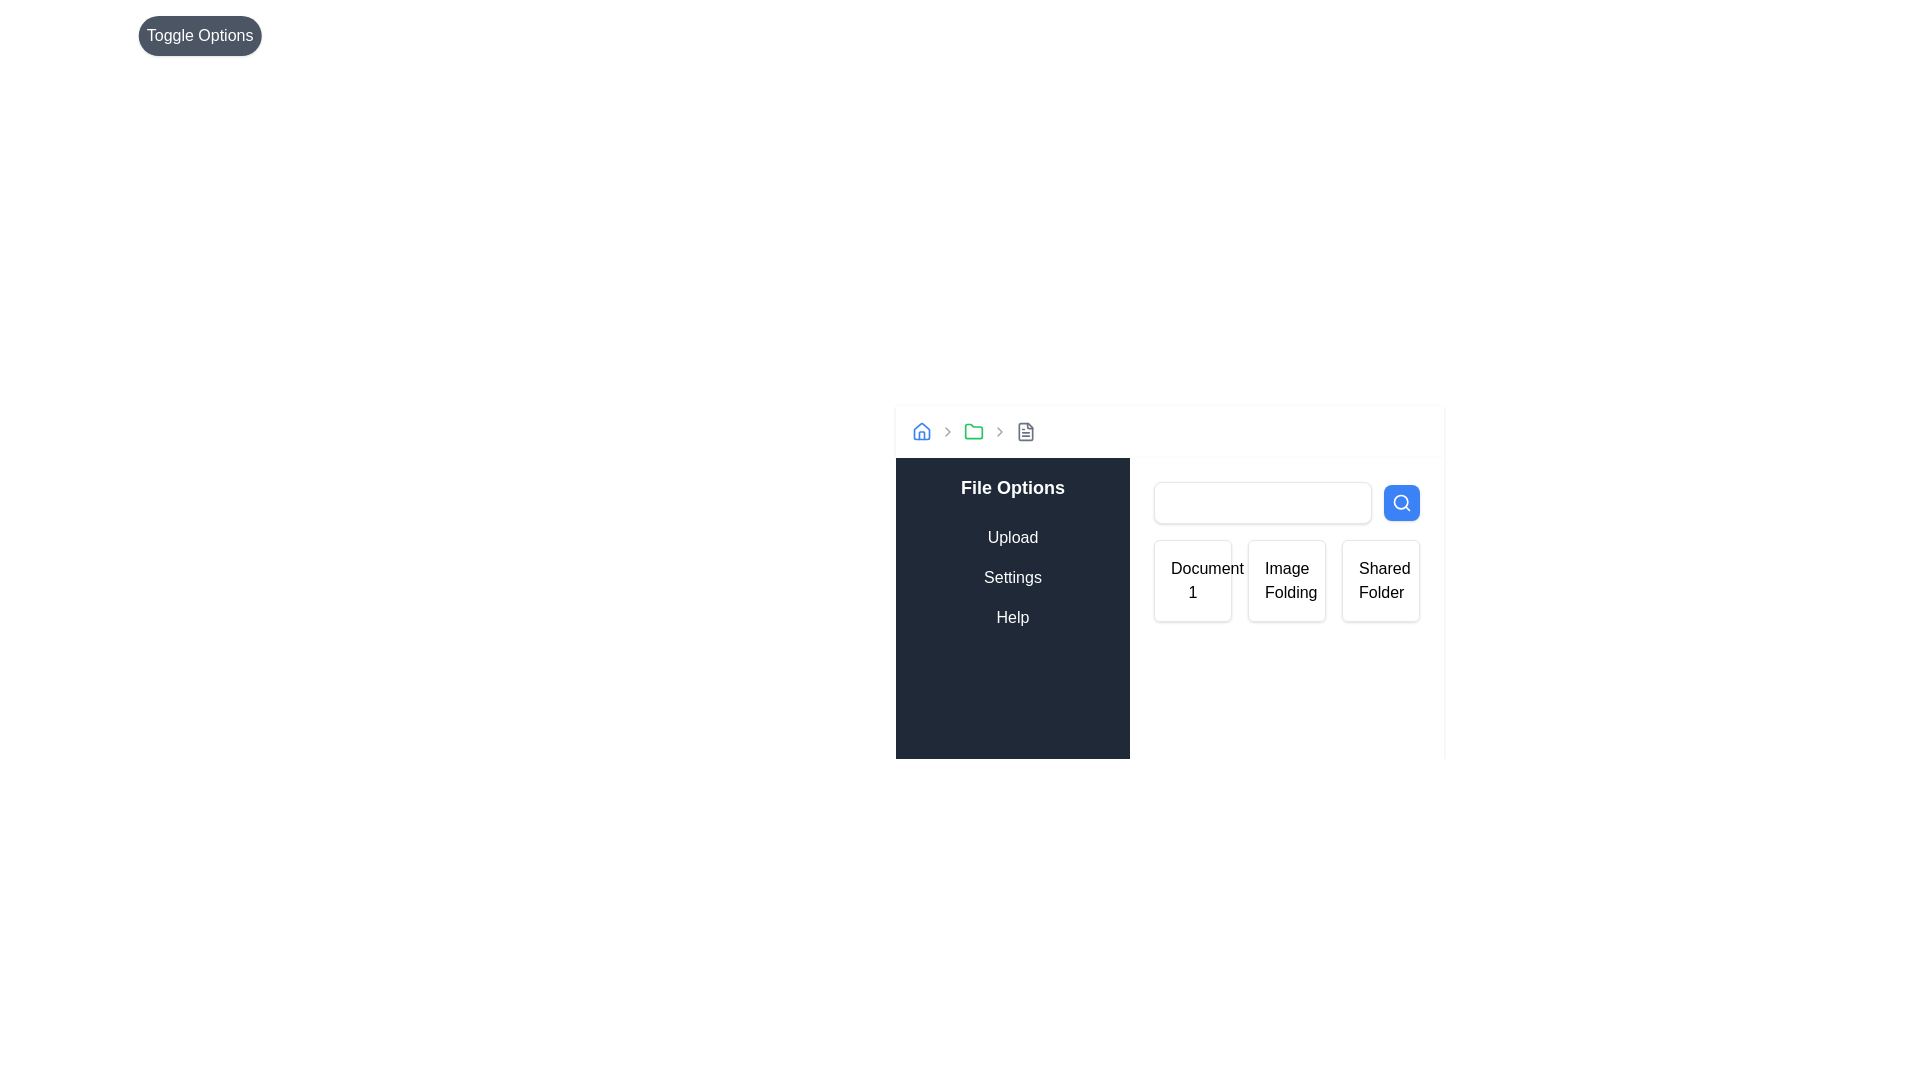 This screenshot has height=1080, width=1920. Describe the element at coordinates (1400, 501) in the screenshot. I see `the search icon located in the top-right part of the interface, which is part of a rounded rectangular button styled with a blue background` at that location.